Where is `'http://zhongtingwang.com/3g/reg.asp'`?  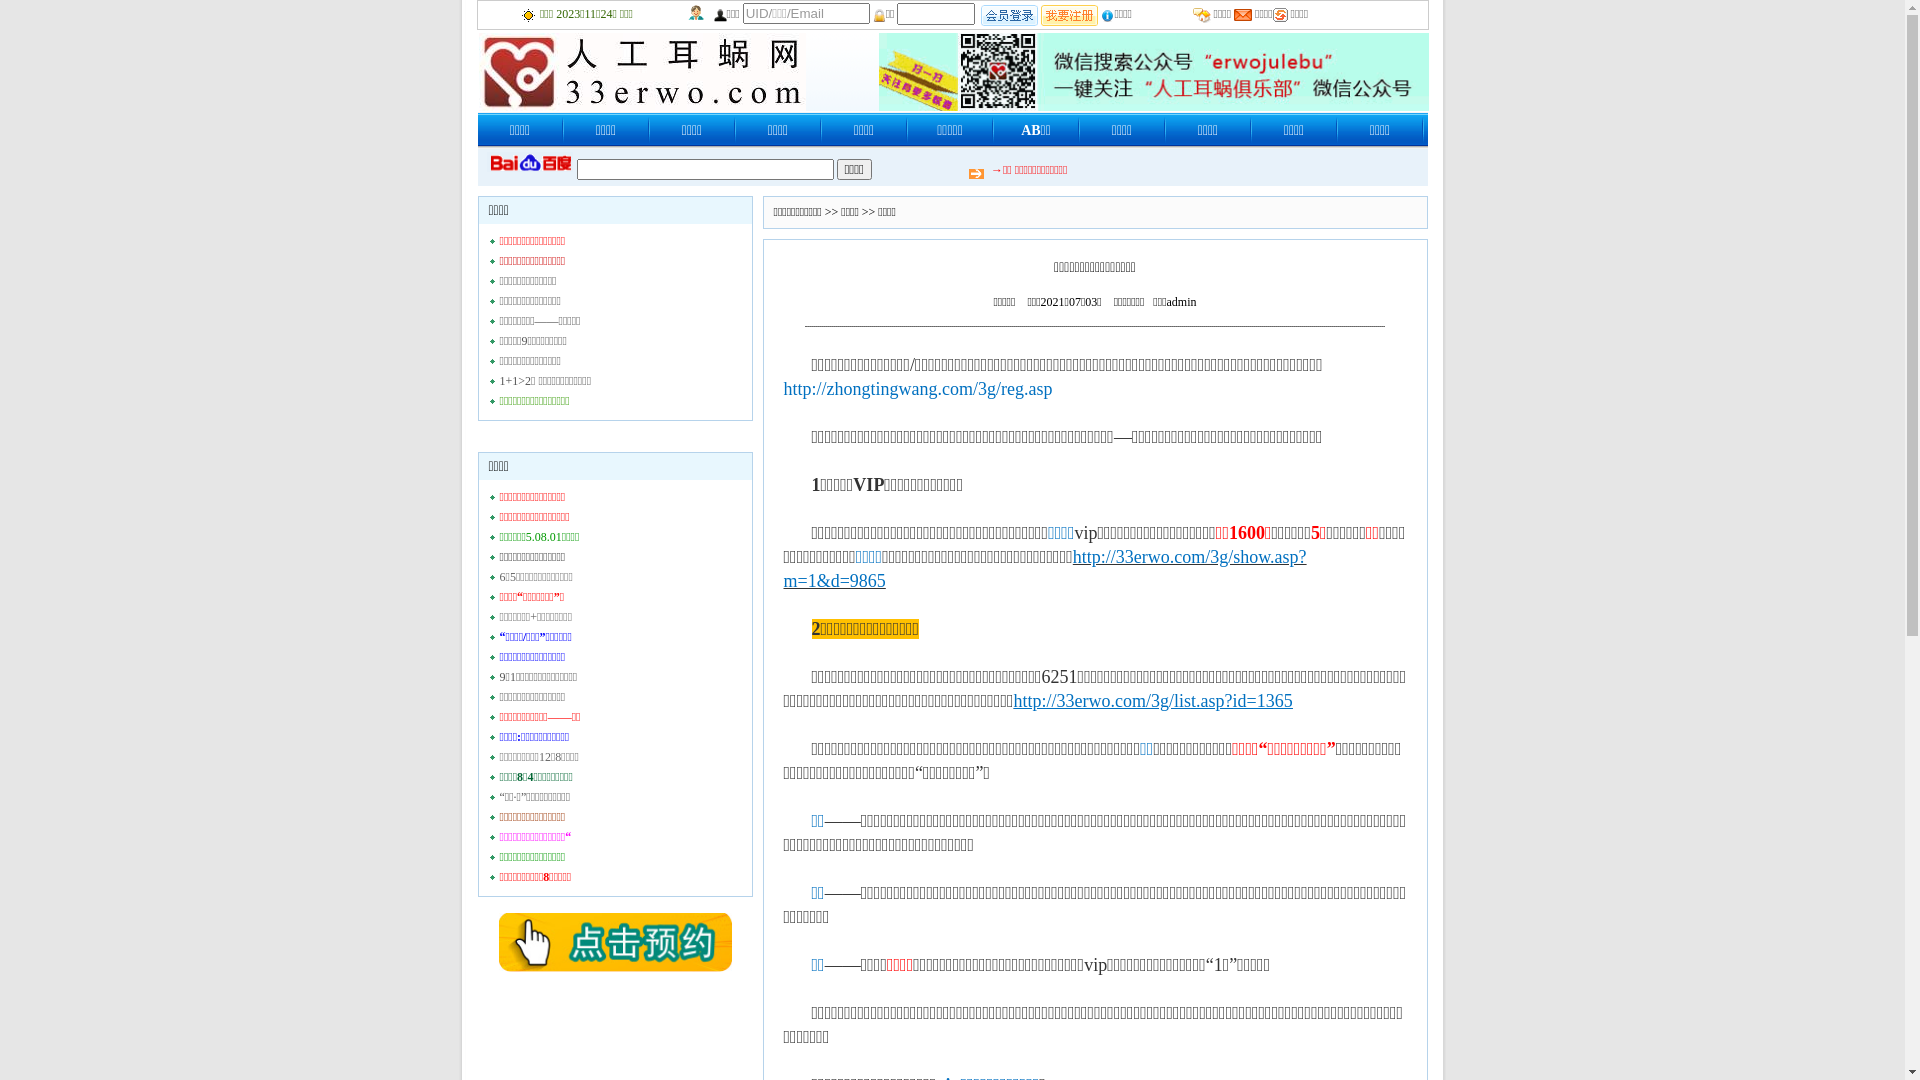 'http://zhongtingwang.com/3g/reg.asp' is located at coordinates (917, 388).